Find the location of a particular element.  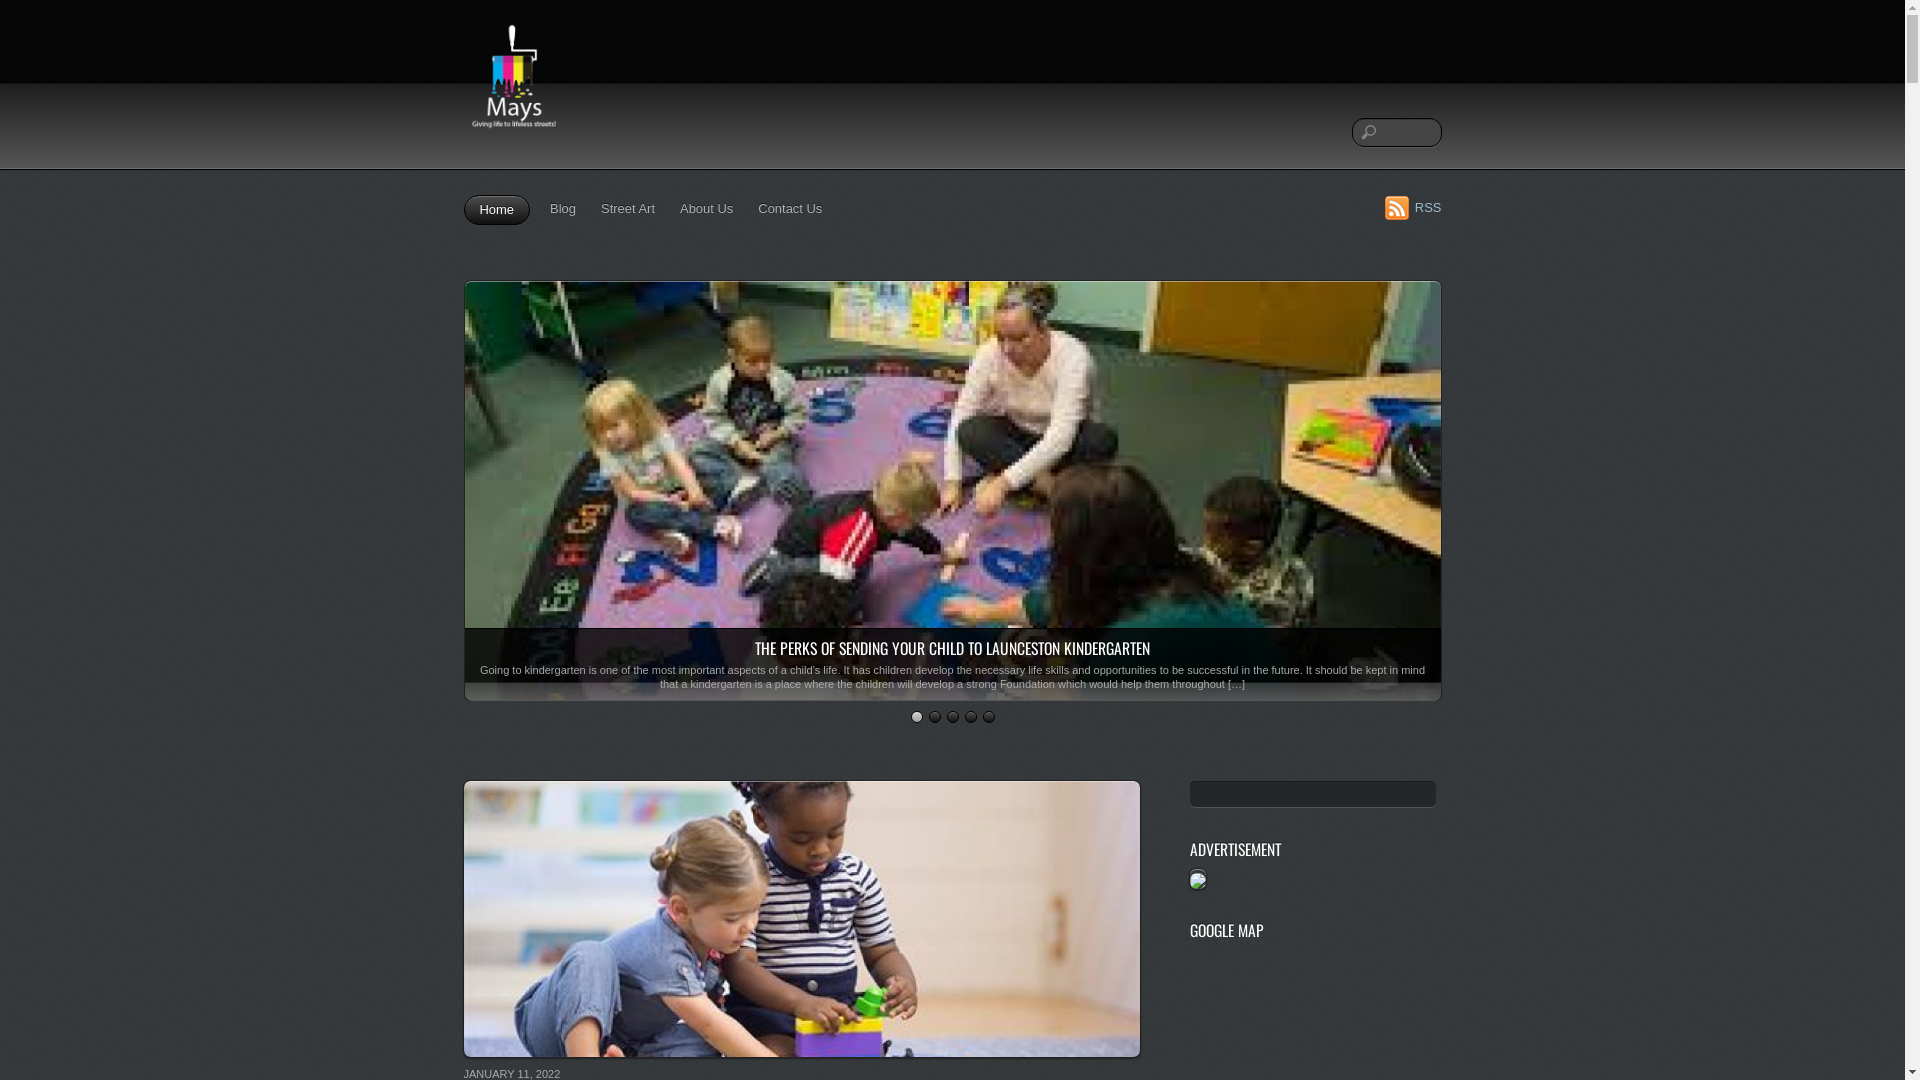

'Search' is located at coordinates (1395, 132).